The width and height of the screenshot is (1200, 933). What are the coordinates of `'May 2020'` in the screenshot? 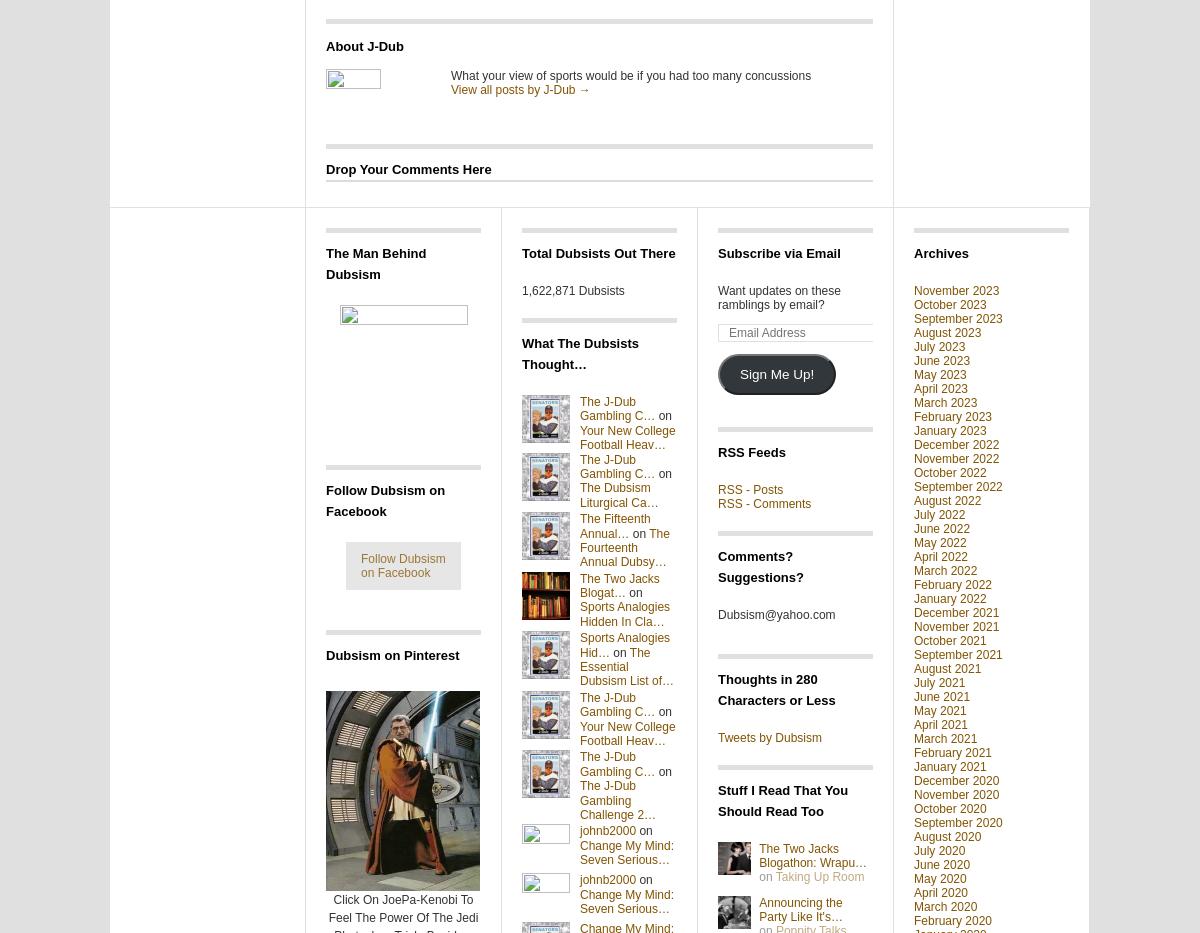 It's located at (939, 877).